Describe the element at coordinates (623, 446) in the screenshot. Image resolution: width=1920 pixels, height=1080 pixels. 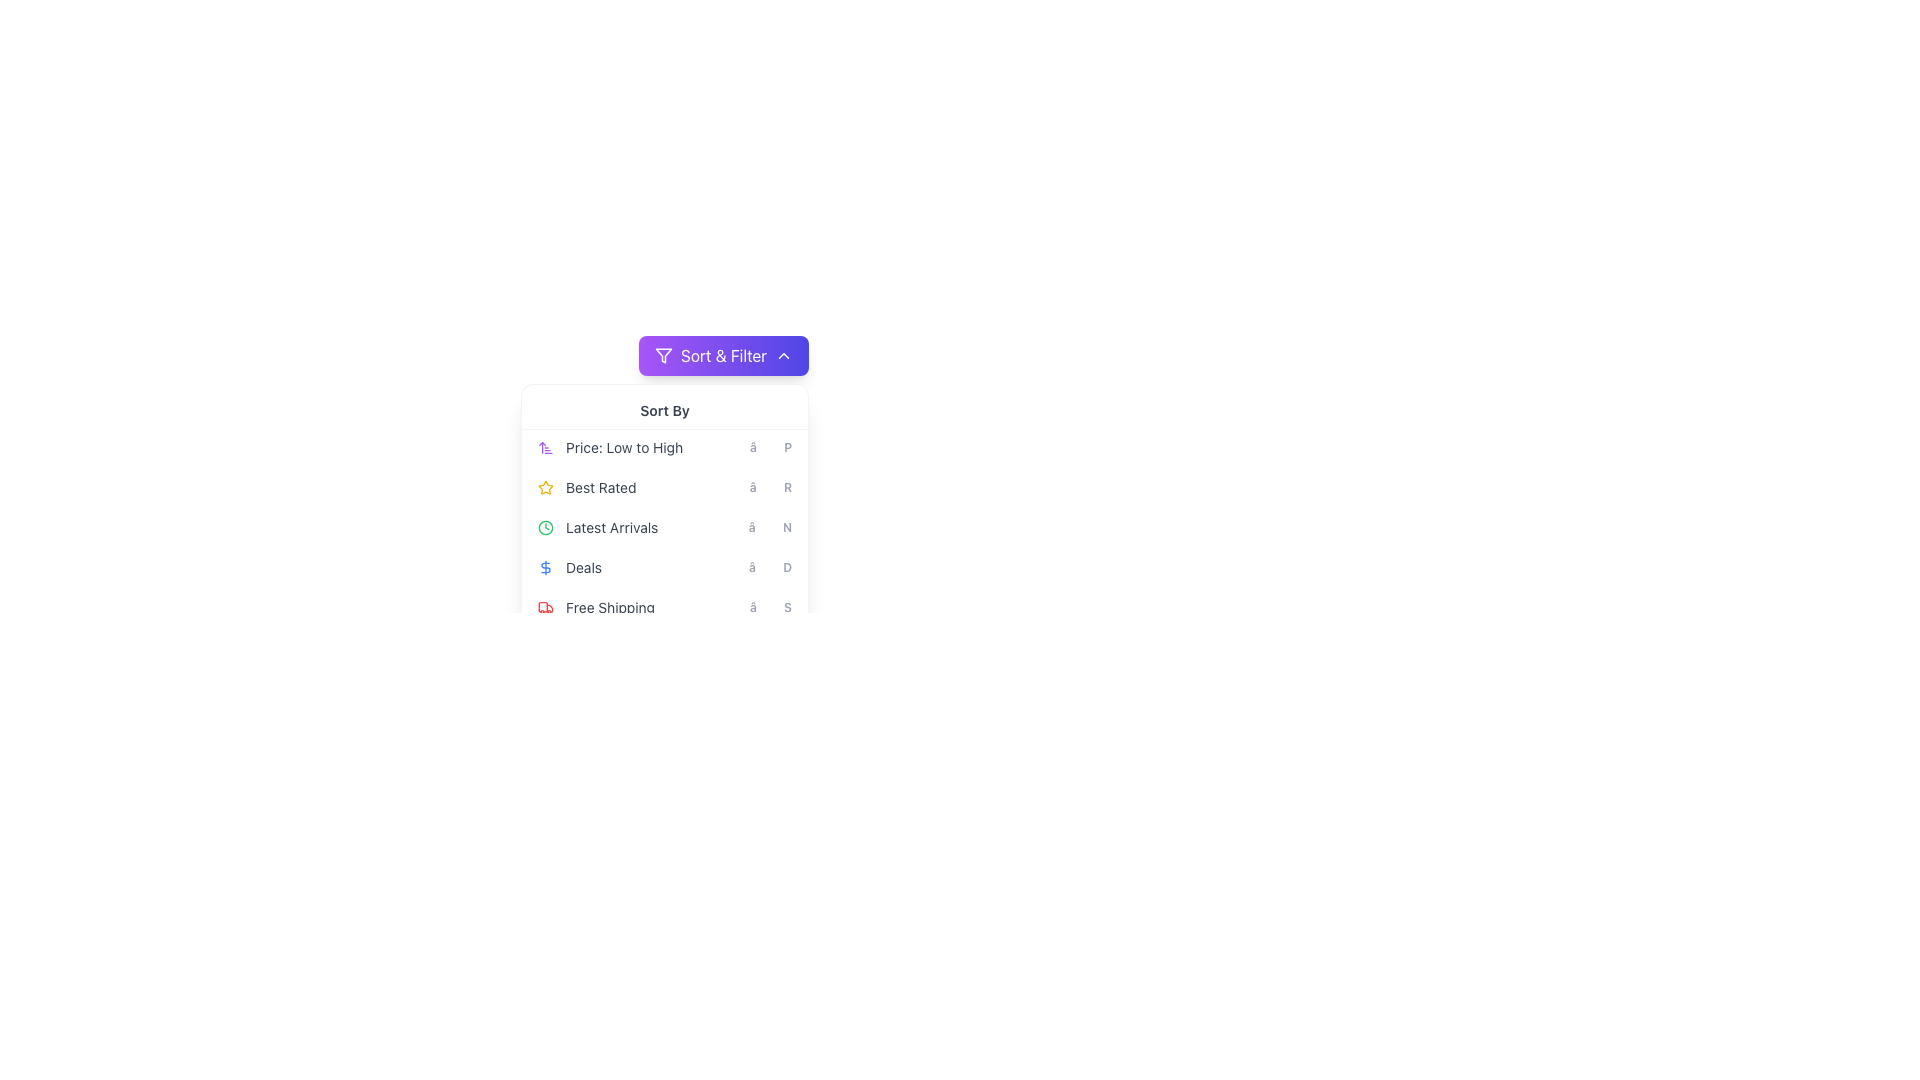
I see `the 'Sort By' dropdown's first option label that describes sorting prices in ascending order` at that location.